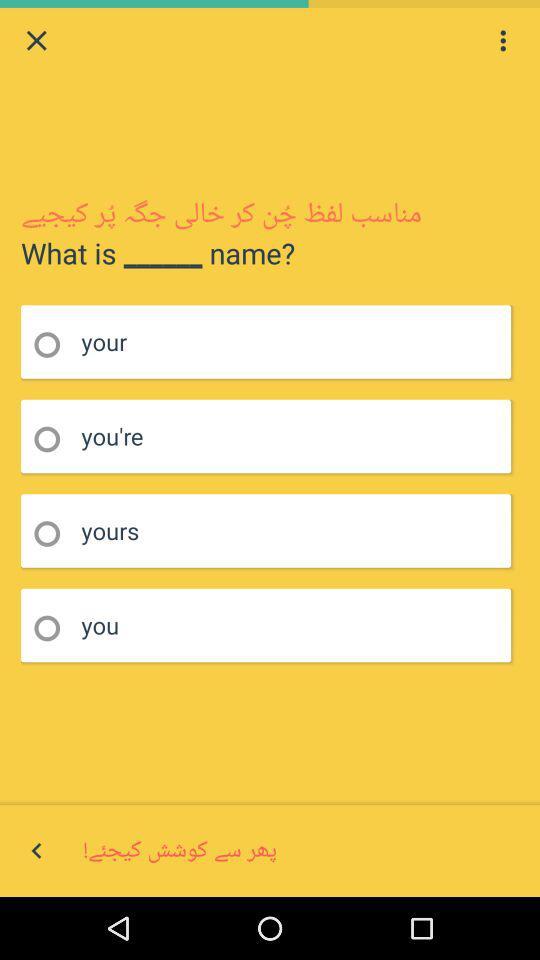  What do you see at coordinates (36, 39) in the screenshot?
I see `close tab` at bounding box center [36, 39].